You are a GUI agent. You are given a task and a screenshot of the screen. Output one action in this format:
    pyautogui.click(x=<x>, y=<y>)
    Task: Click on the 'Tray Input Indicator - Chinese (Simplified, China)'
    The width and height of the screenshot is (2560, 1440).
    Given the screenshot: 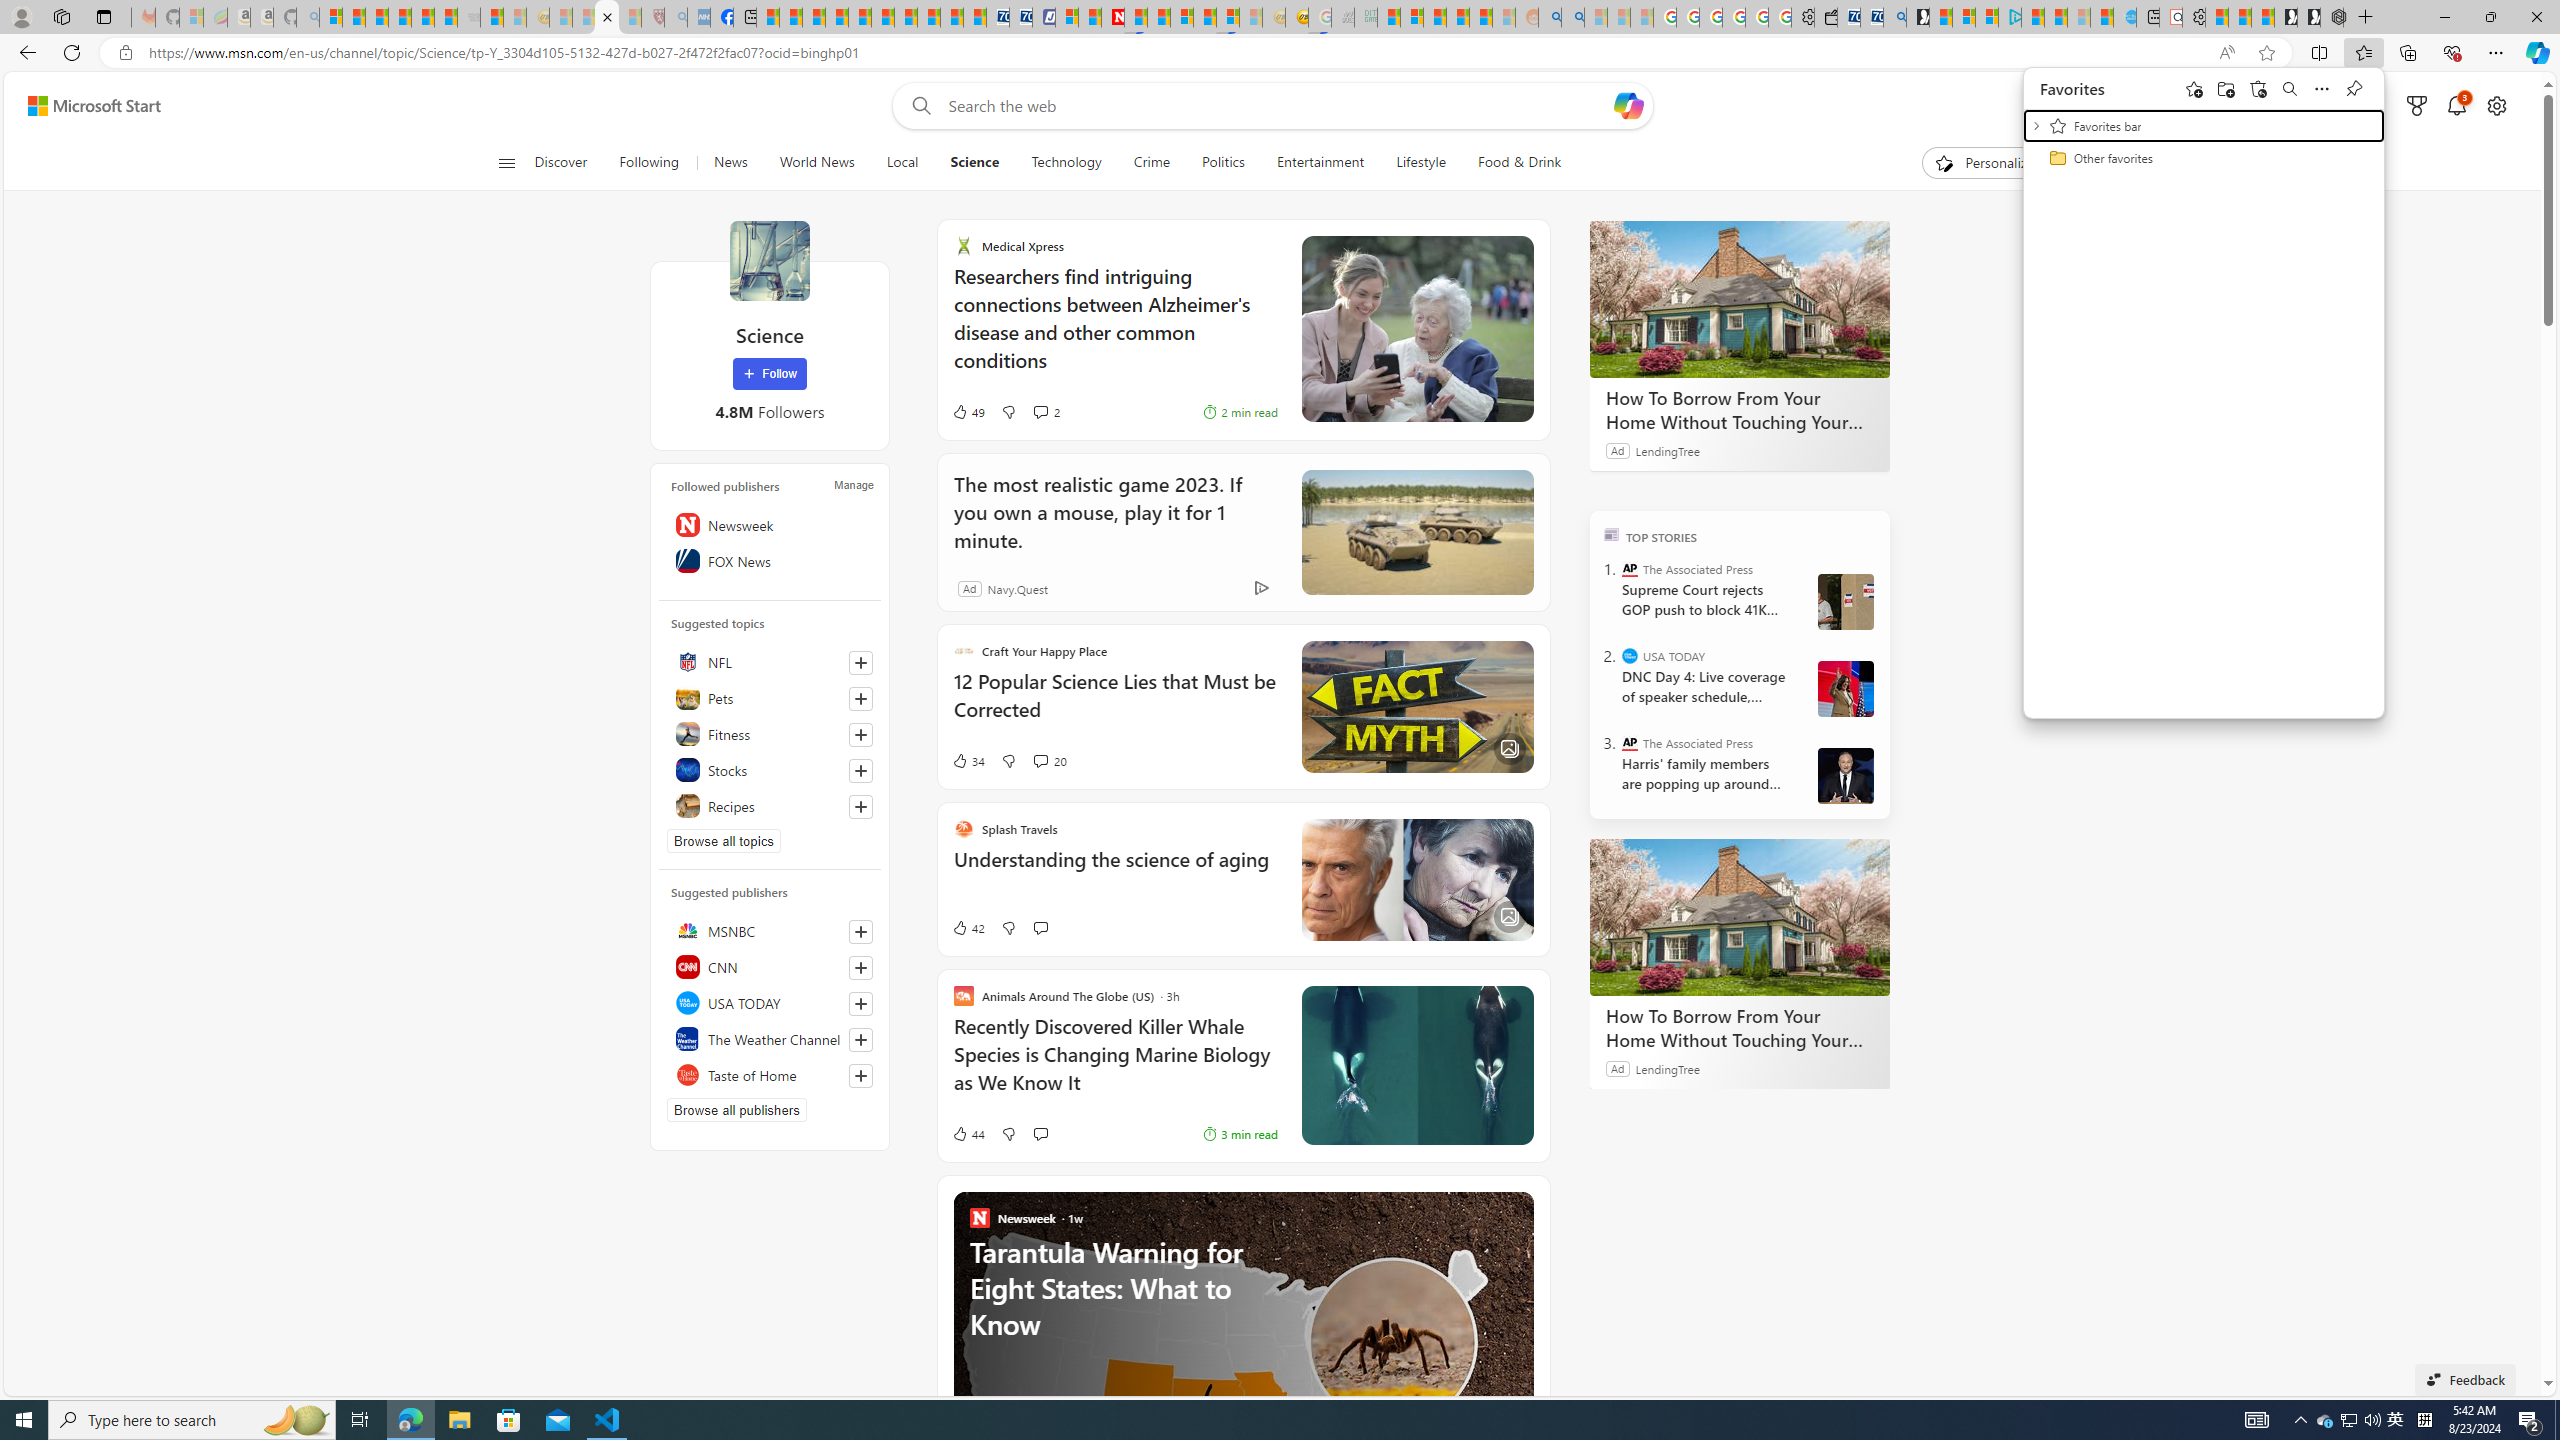 What is the action you would take?
    pyautogui.click(x=2424, y=1418)
    